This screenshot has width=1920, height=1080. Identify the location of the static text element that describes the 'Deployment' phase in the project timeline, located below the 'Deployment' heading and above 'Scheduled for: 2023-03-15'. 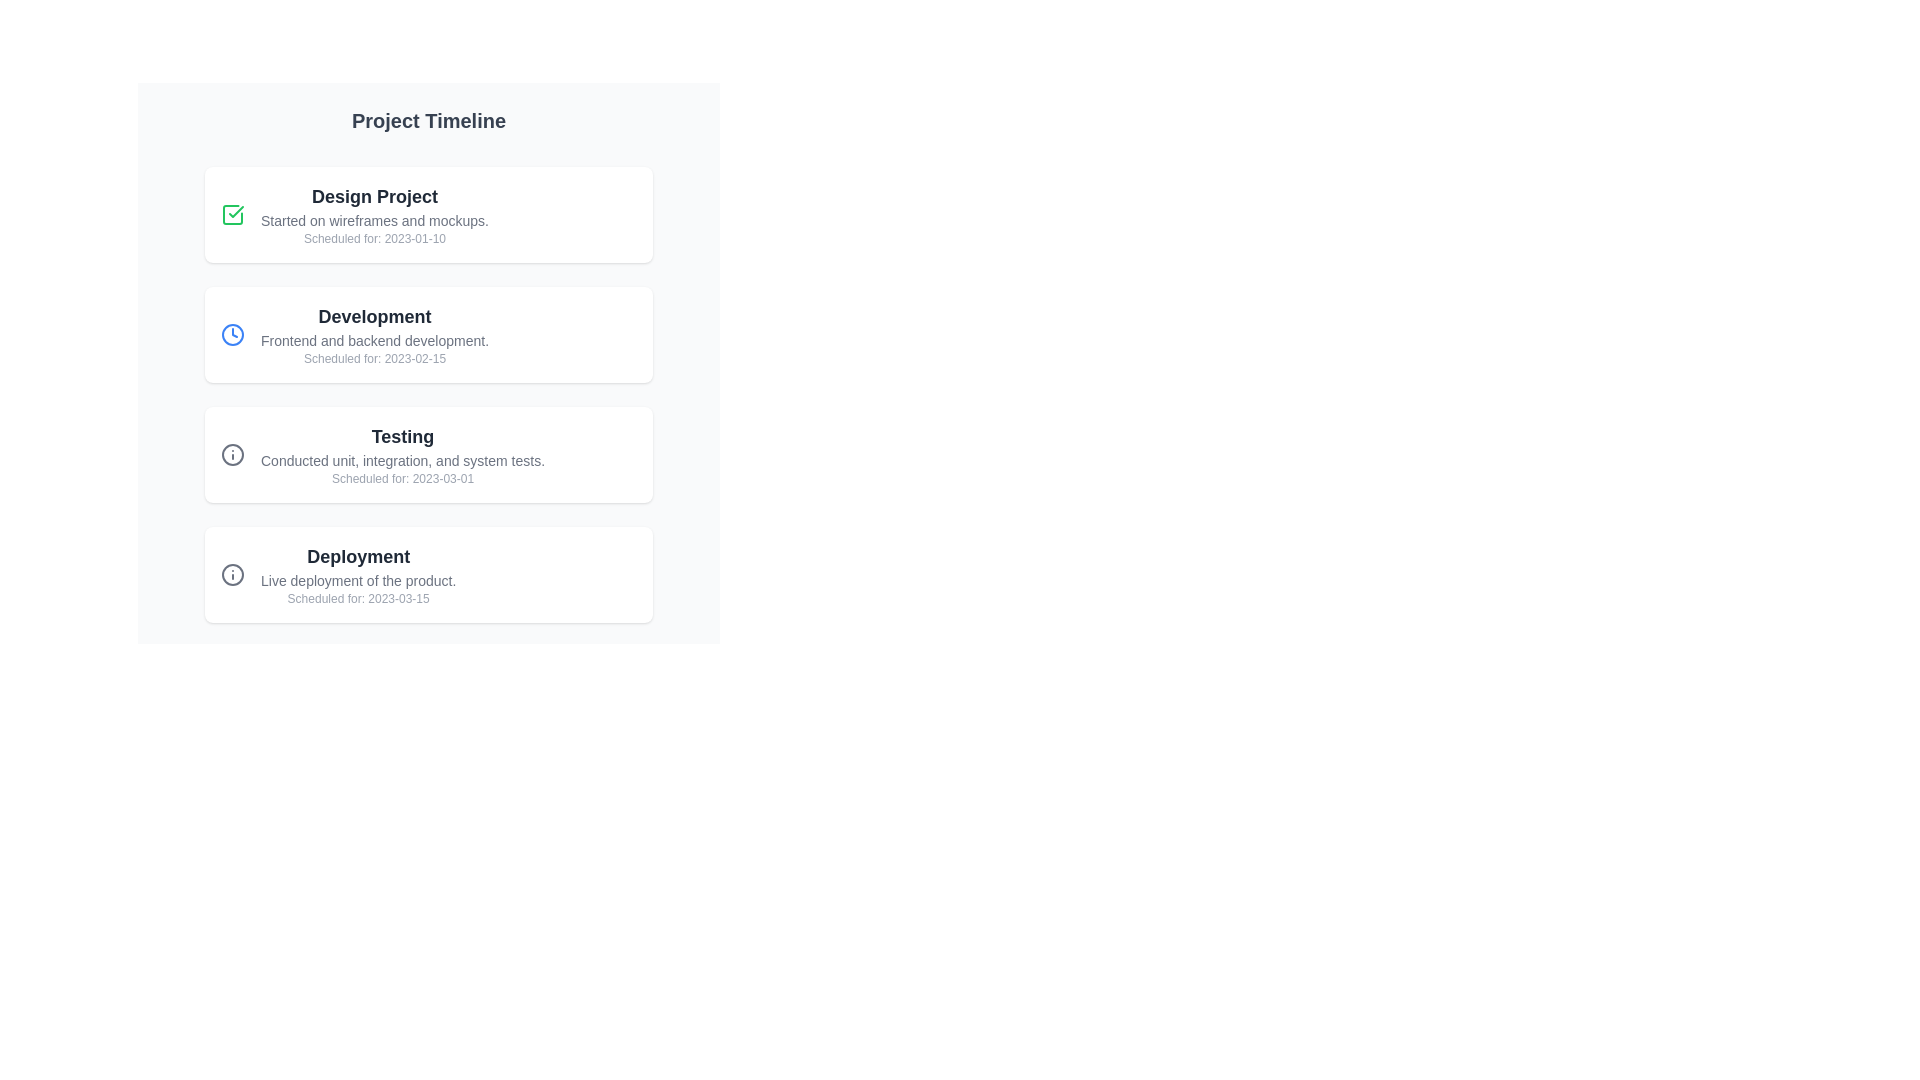
(358, 581).